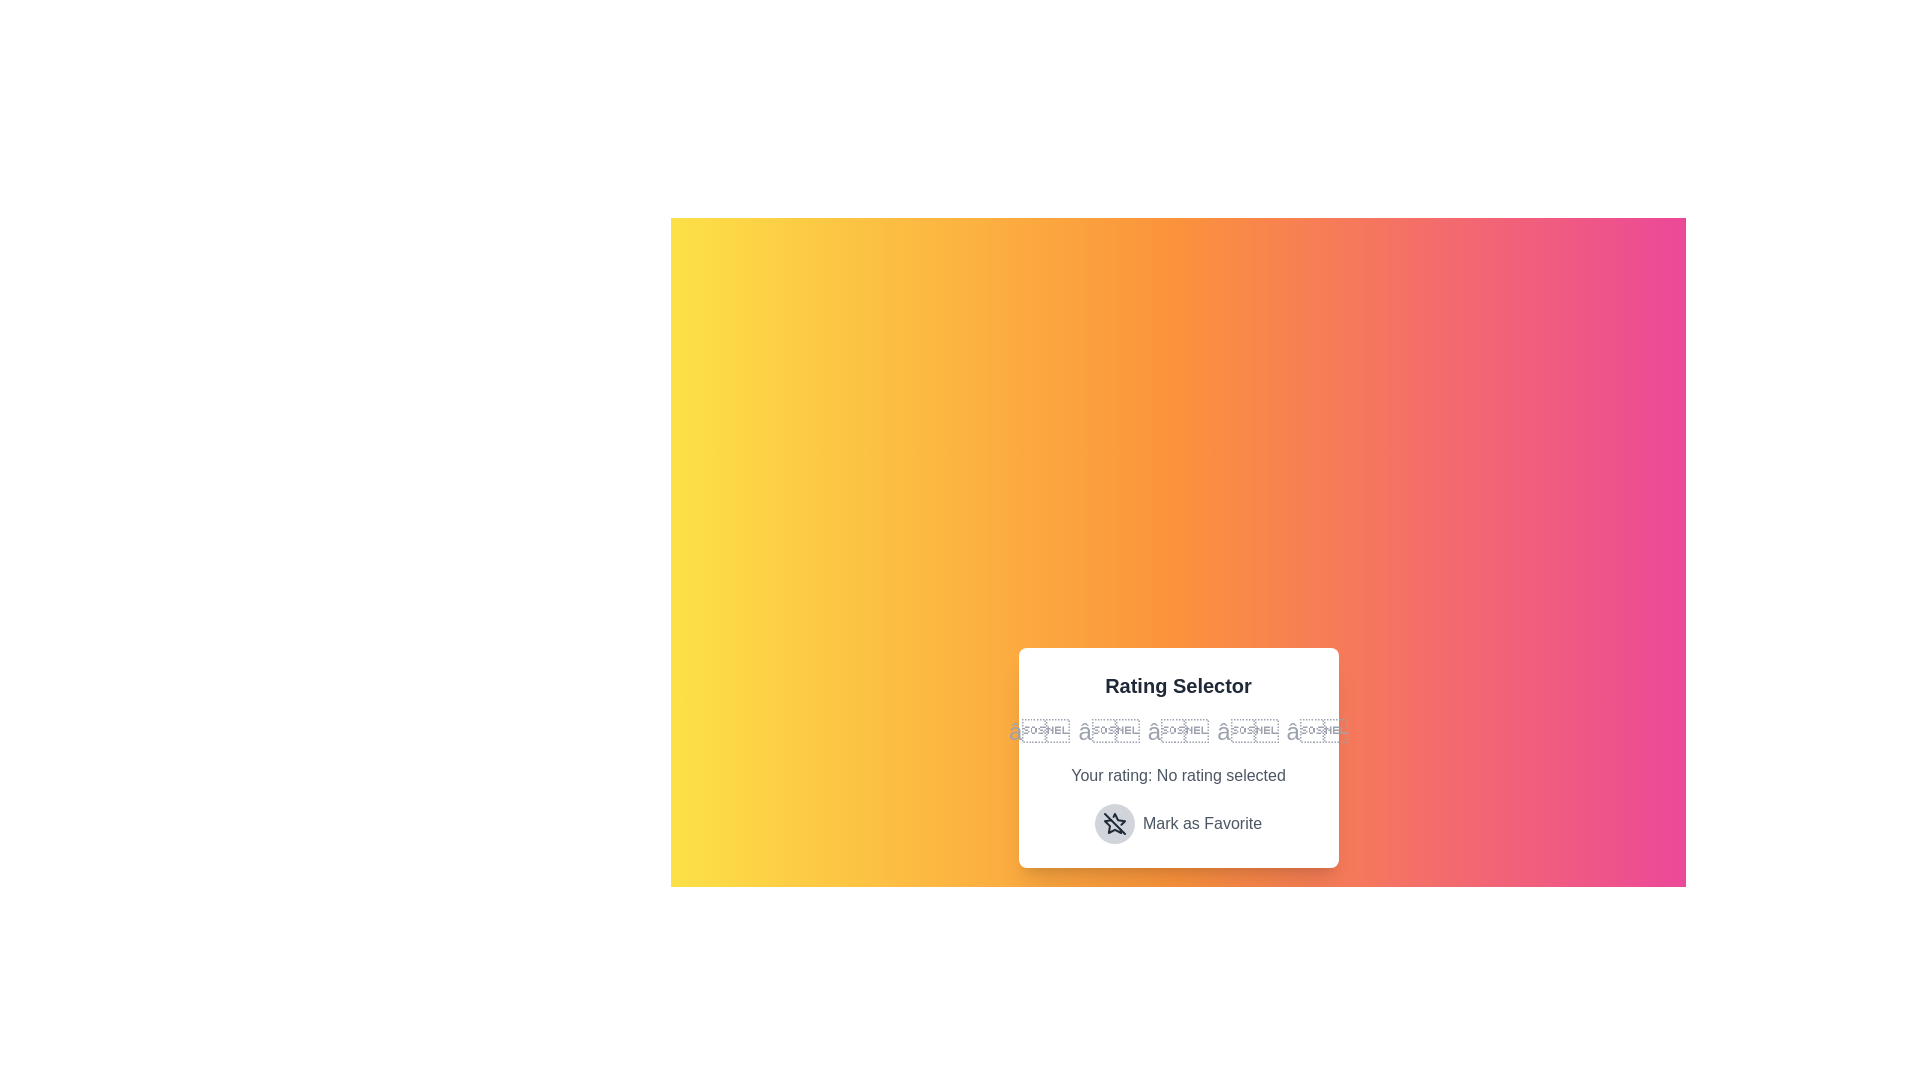 Image resolution: width=1920 pixels, height=1080 pixels. What do you see at coordinates (1178, 774) in the screenshot?
I see `the text label that reads 'Your rating: No rating selected', which is centered below the rating stars and above the 'Mark as Favorite' option in the 'Rating Selector' box` at bounding box center [1178, 774].